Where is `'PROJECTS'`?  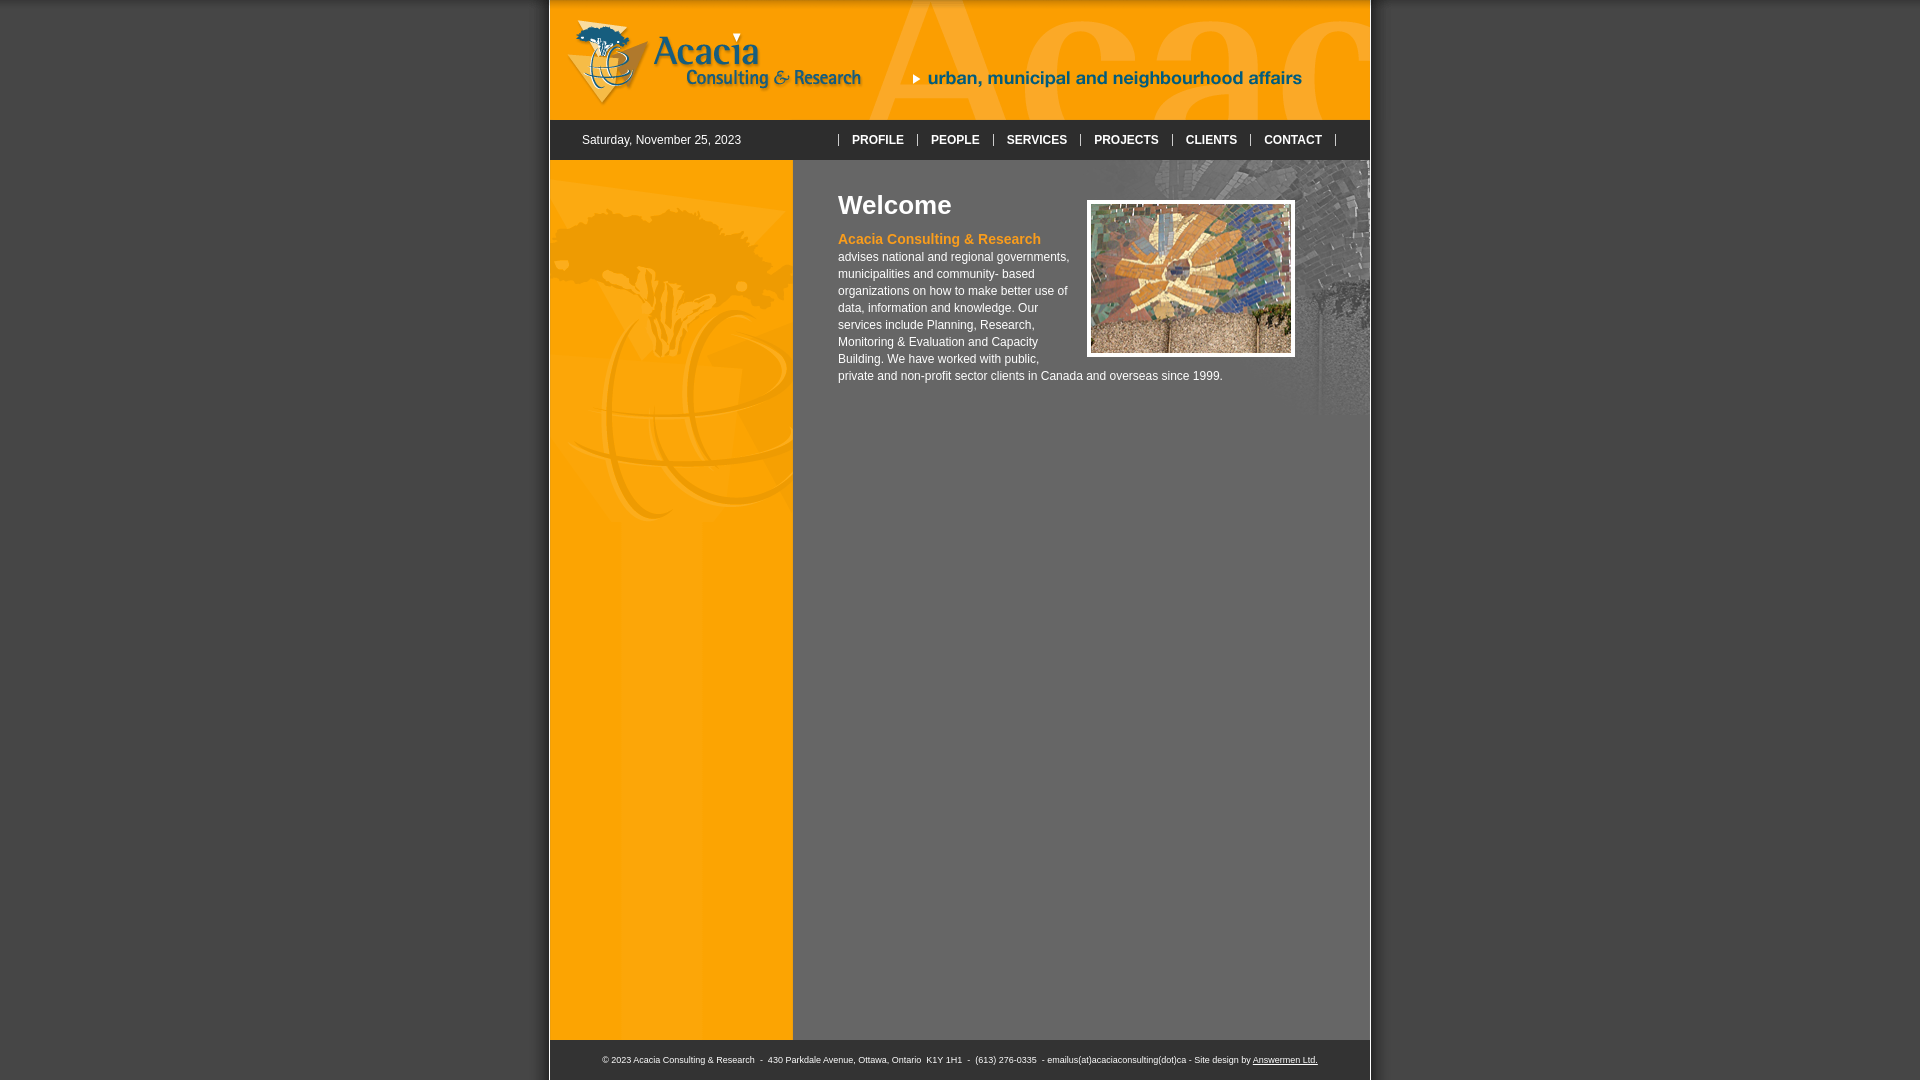
'PROJECTS' is located at coordinates (1079, 138).